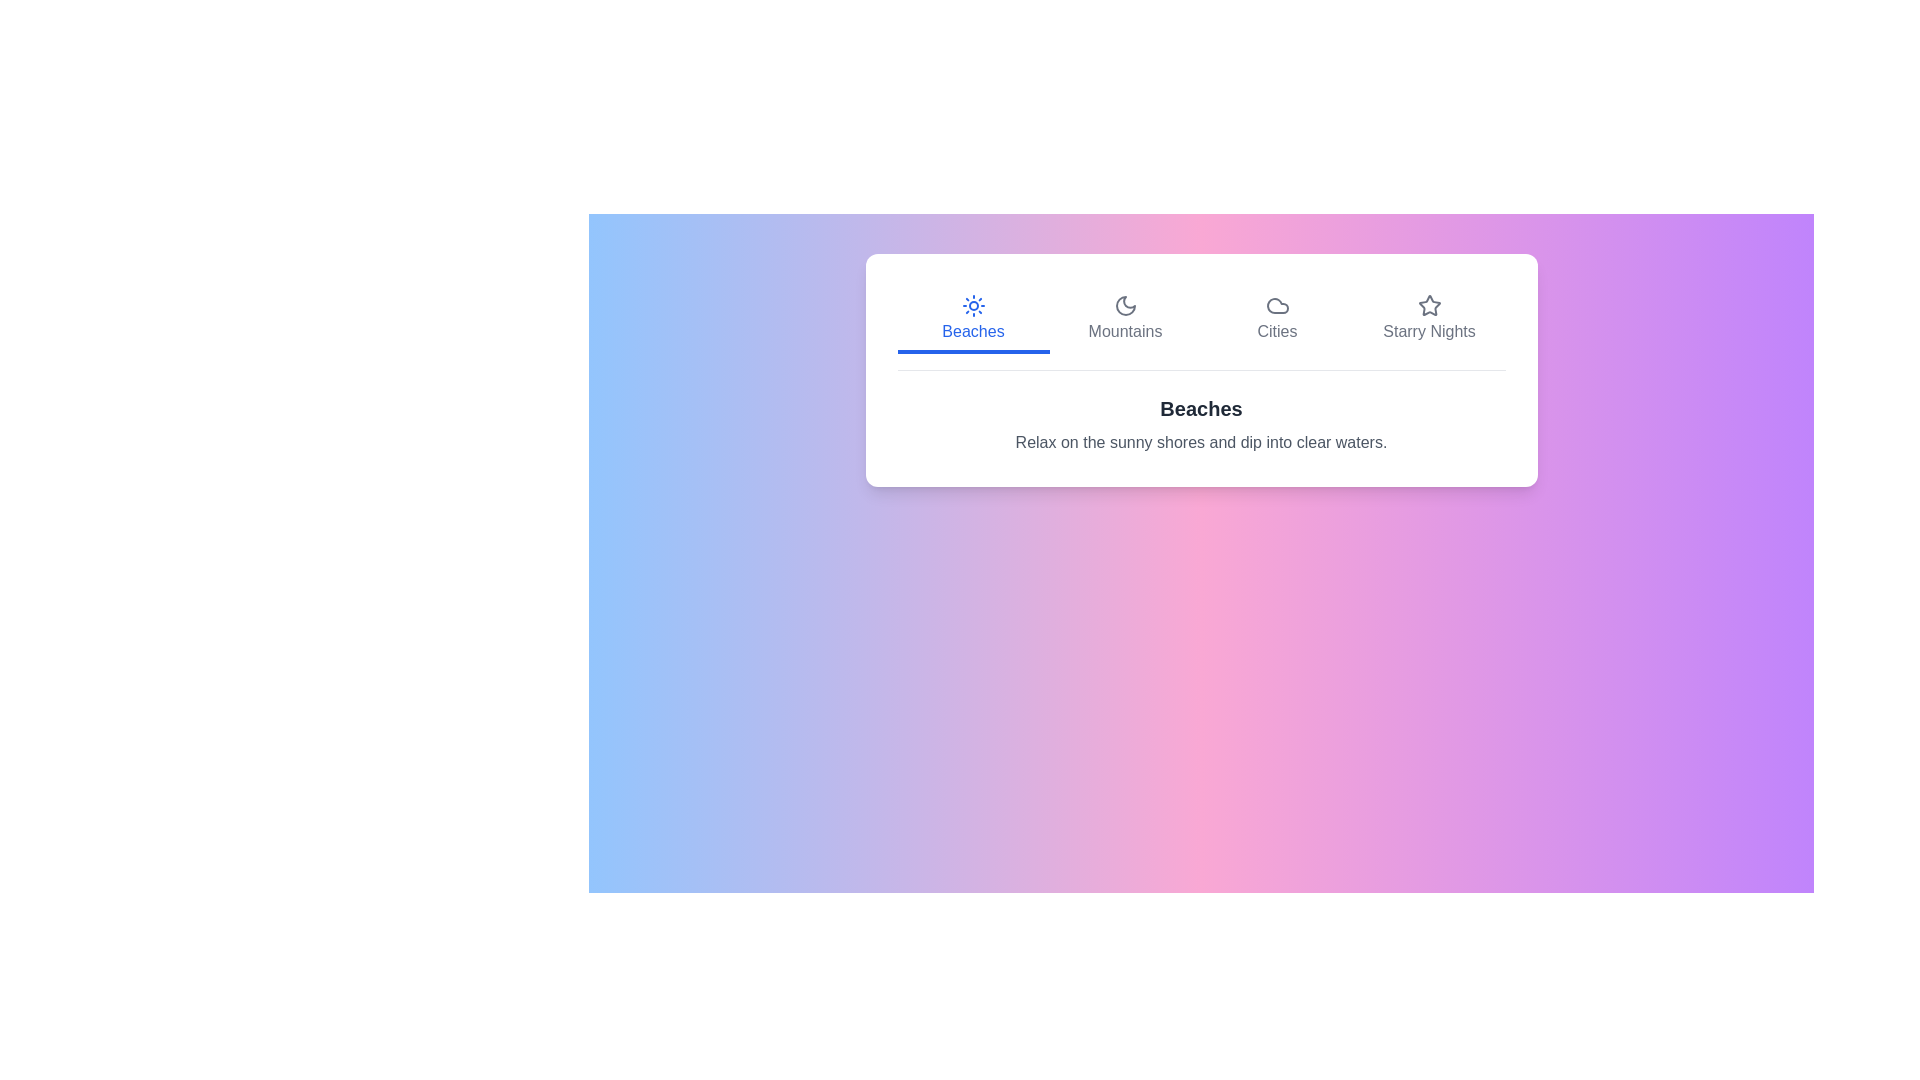 This screenshot has height=1080, width=1920. I want to click on the Beaches button to preview its hover effect, so click(973, 319).